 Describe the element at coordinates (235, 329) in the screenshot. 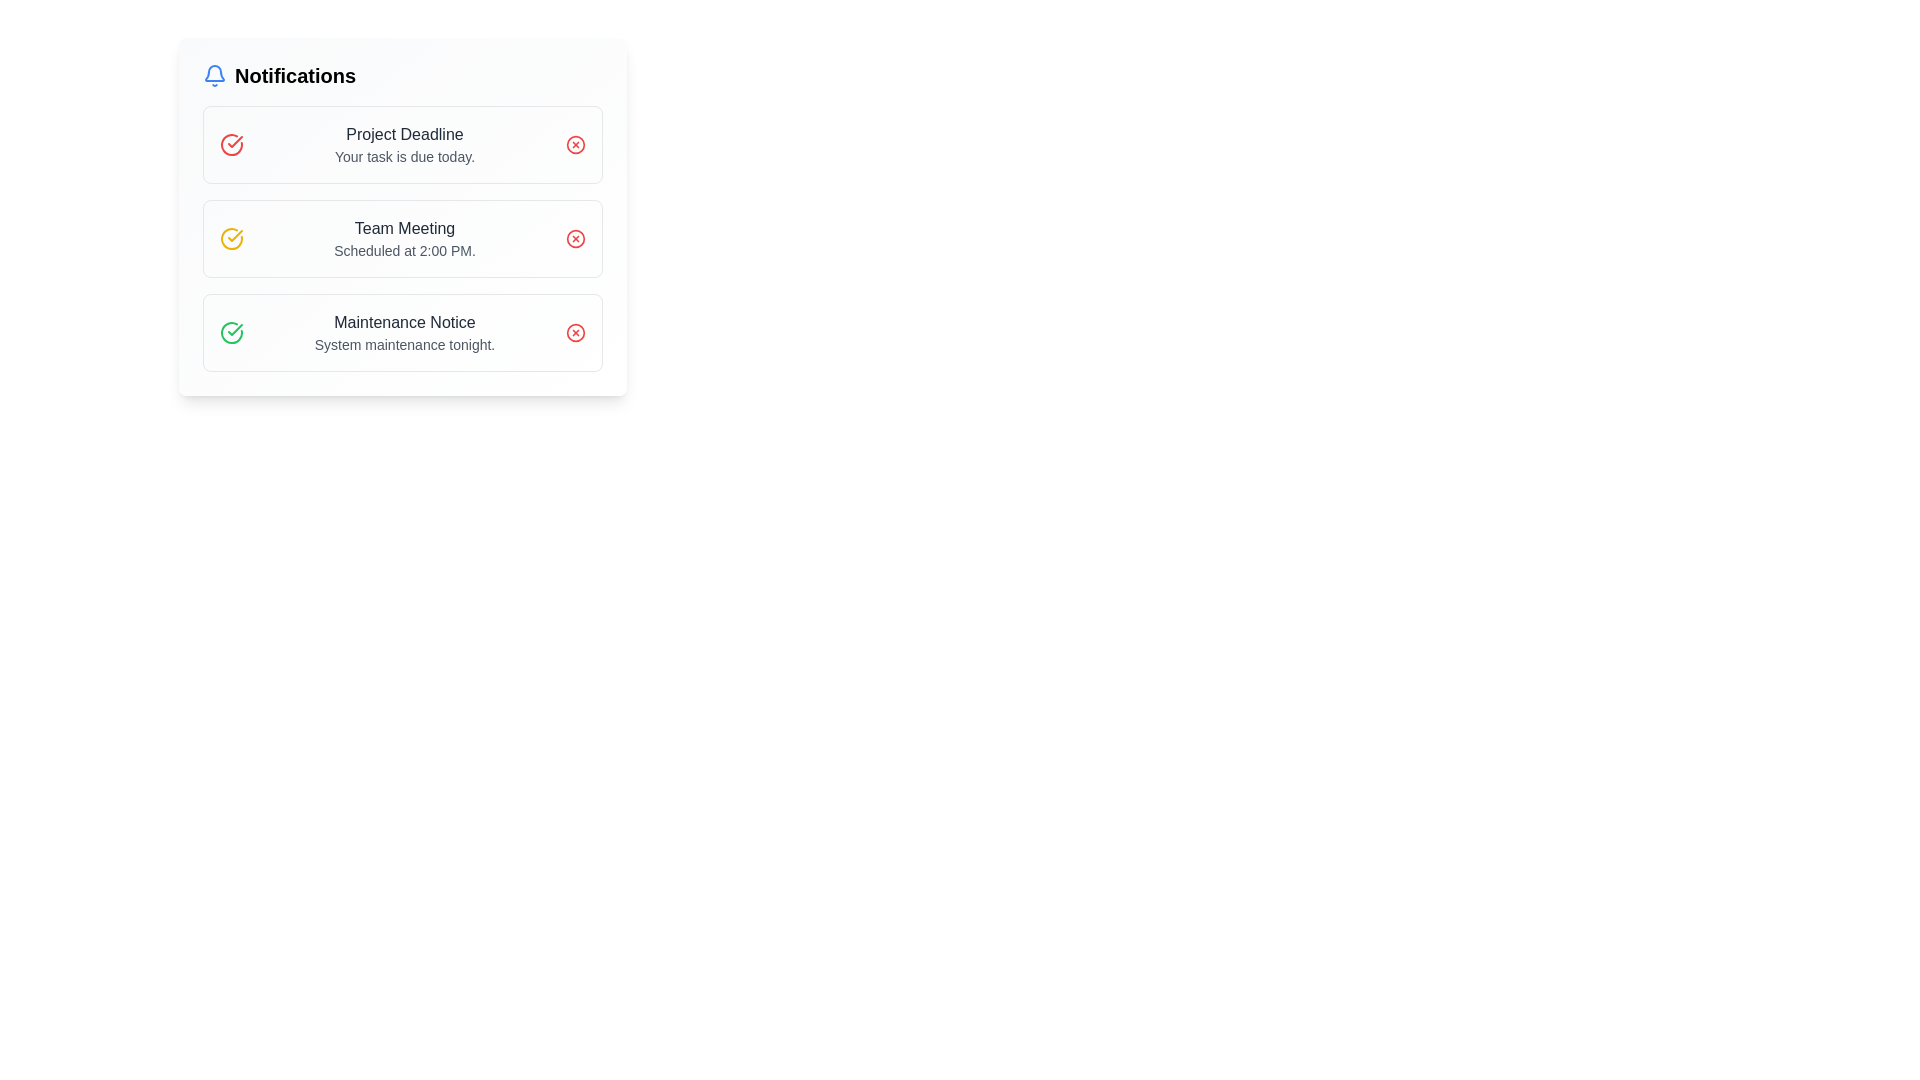

I see `the SVG icon within the 'Maintenance Notice' notification, which indicates a successful or ongoing positive action` at that location.